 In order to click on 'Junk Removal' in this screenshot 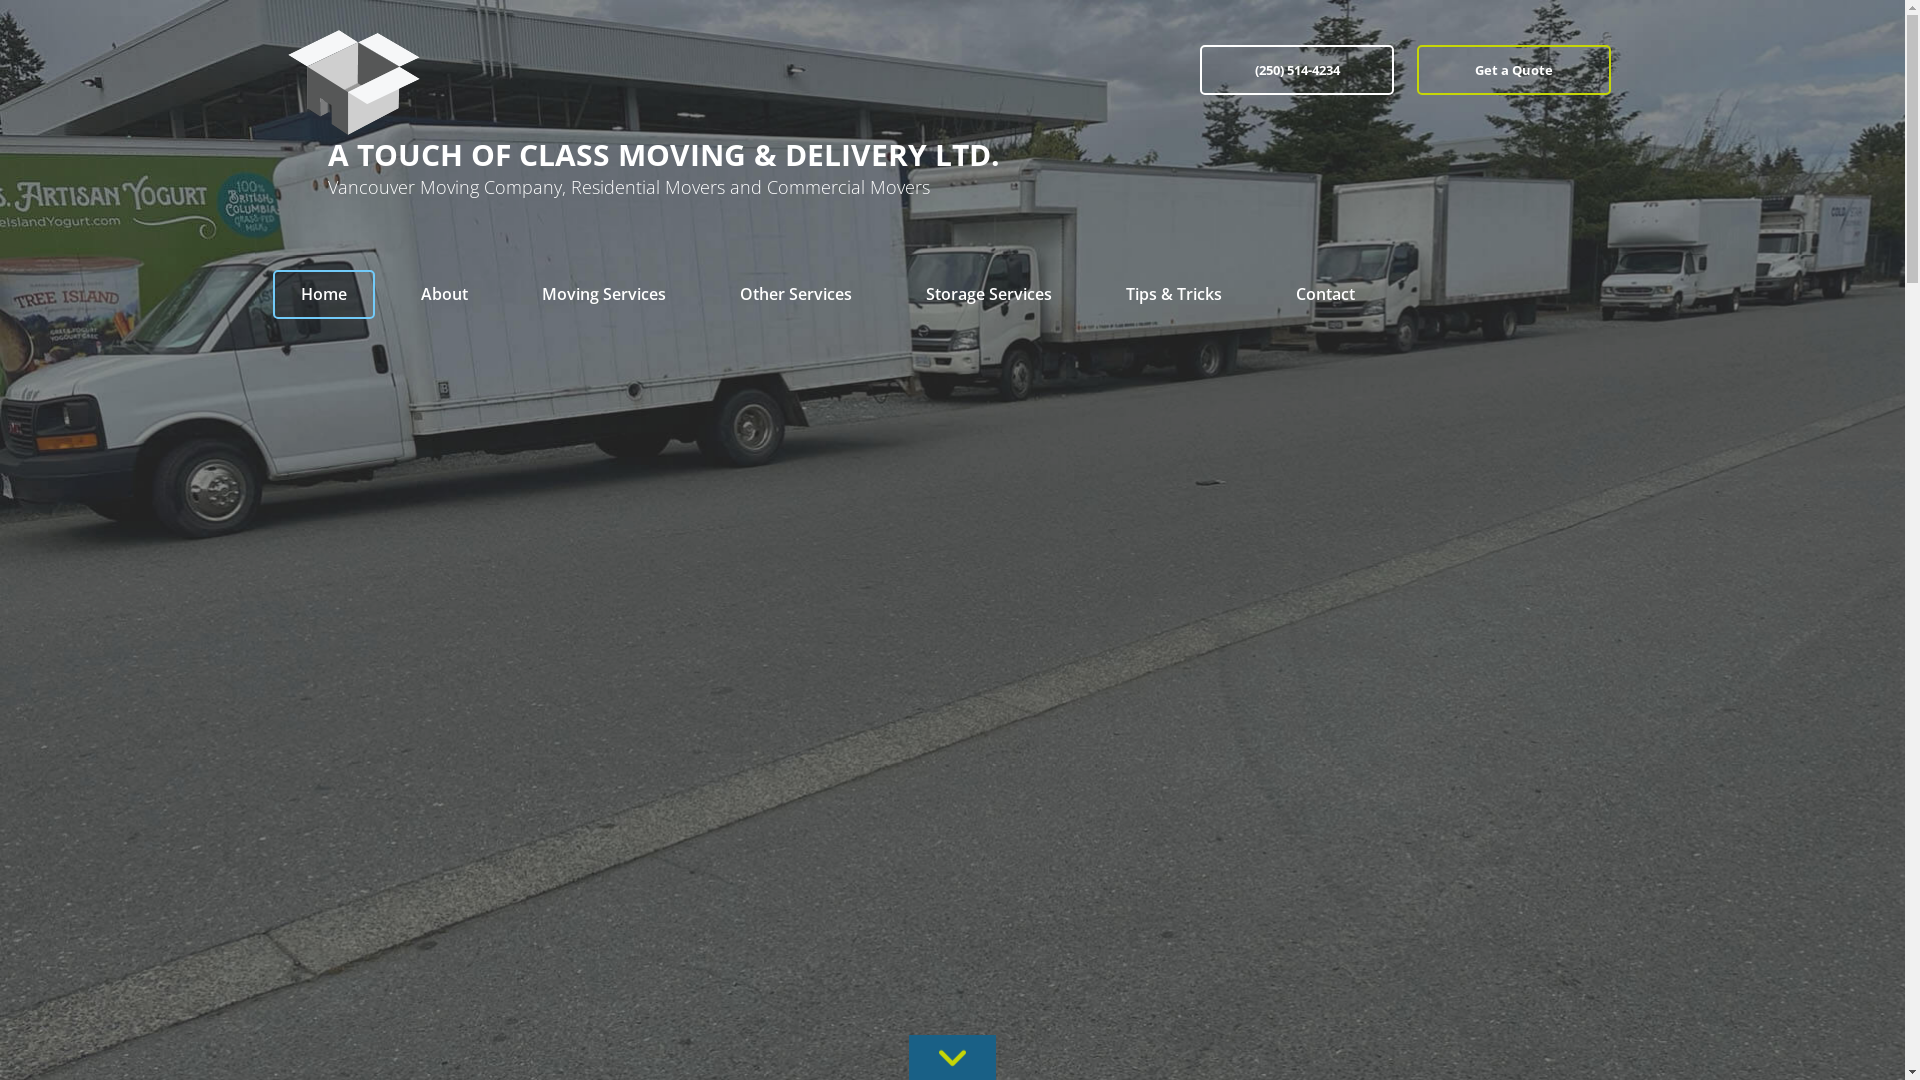, I will do `click(711, 338)`.